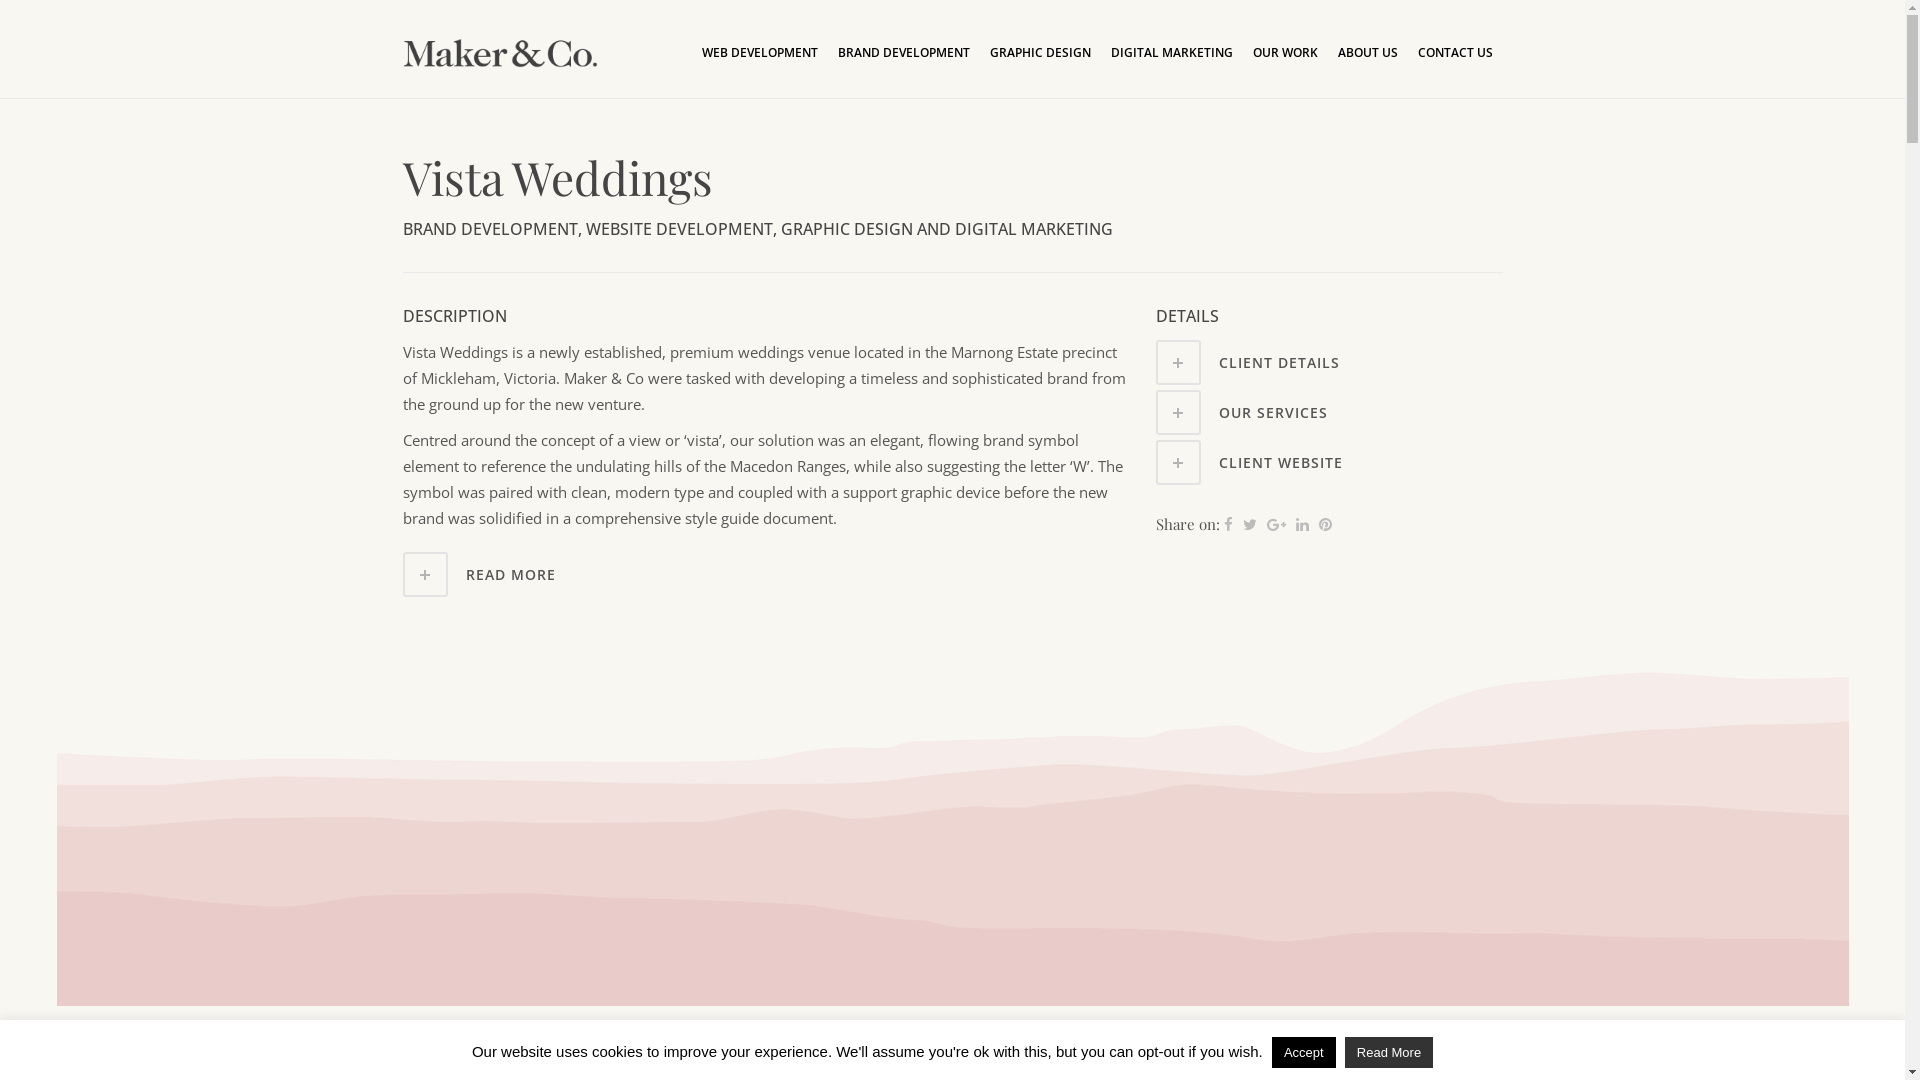 The width and height of the screenshot is (1920, 1080). What do you see at coordinates (758, 52) in the screenshot?
I see `'WEB DEVELOPMENT'` at bounding box center [758, 52].